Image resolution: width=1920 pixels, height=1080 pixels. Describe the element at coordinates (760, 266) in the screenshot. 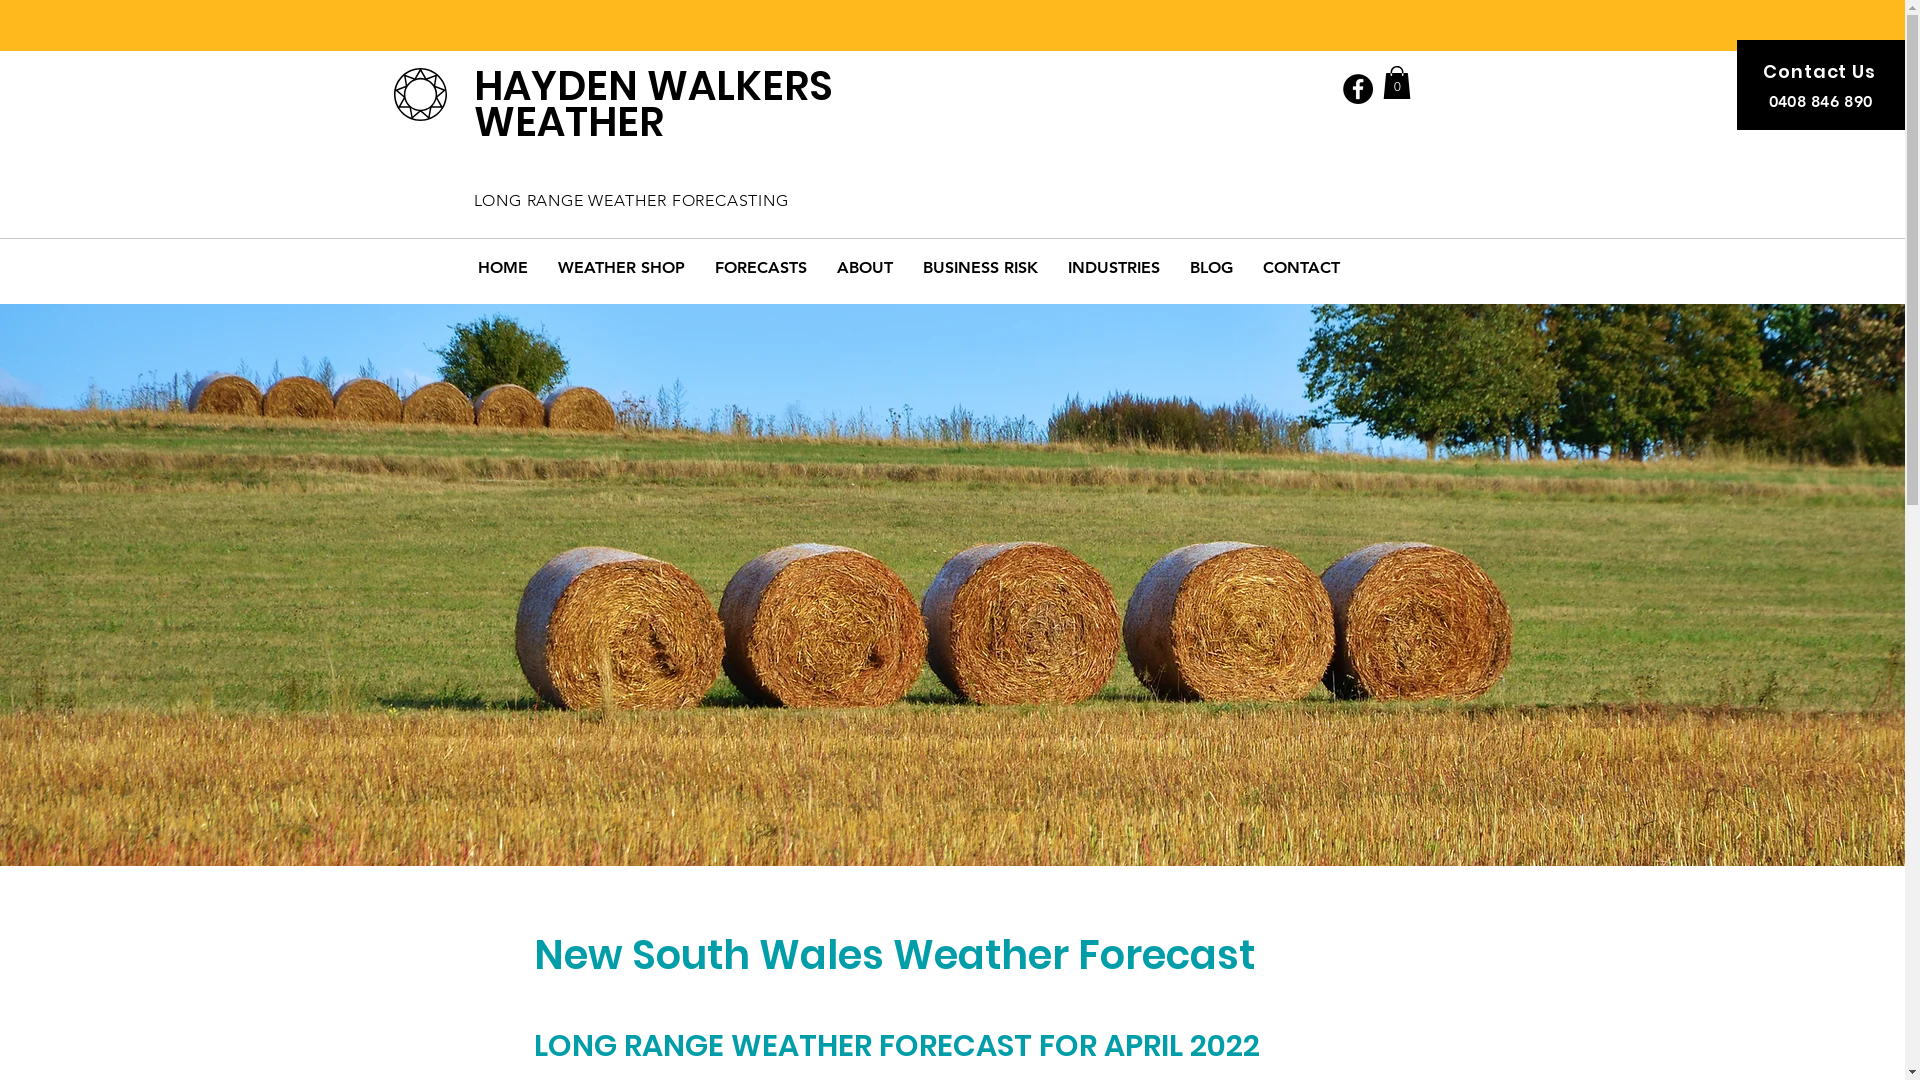

I see `'FORECASTS'` at that location.